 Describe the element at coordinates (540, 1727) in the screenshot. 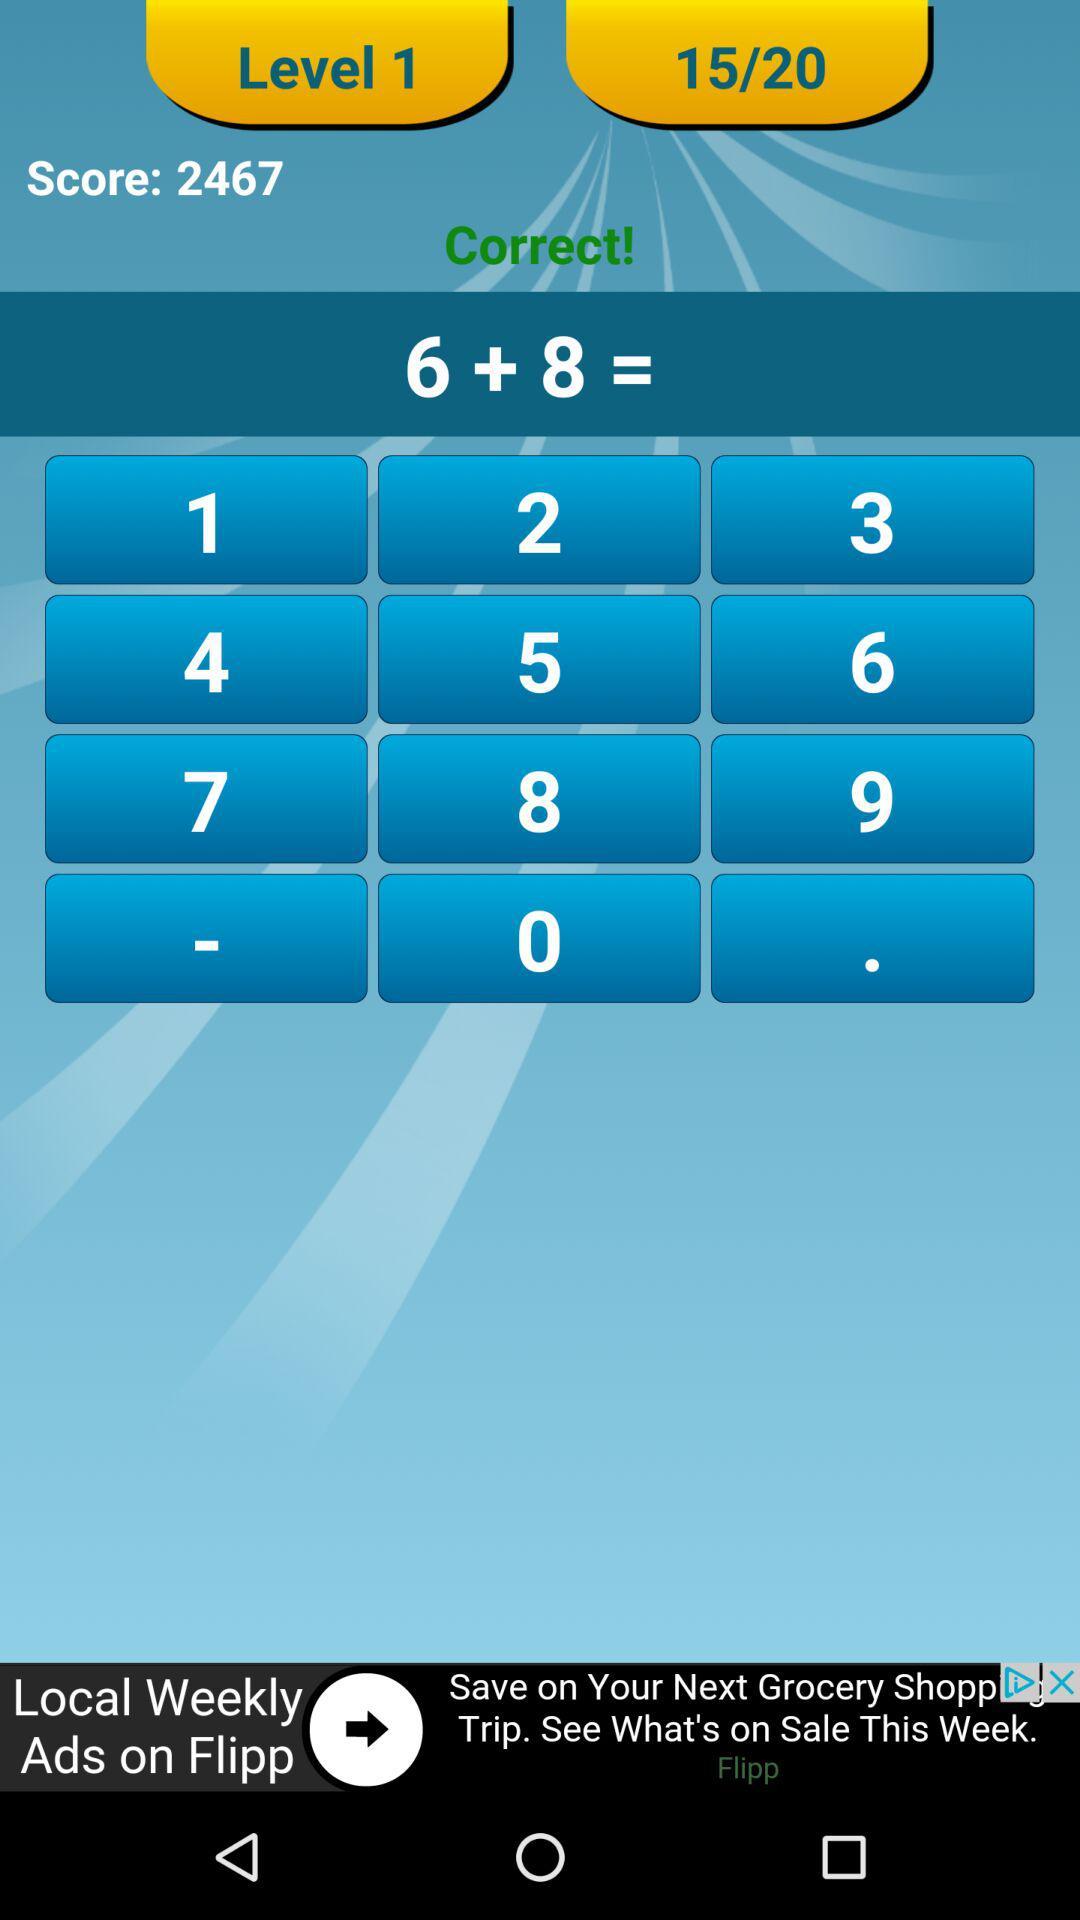

I see `local weekly advertisements on flipp option` at that location.